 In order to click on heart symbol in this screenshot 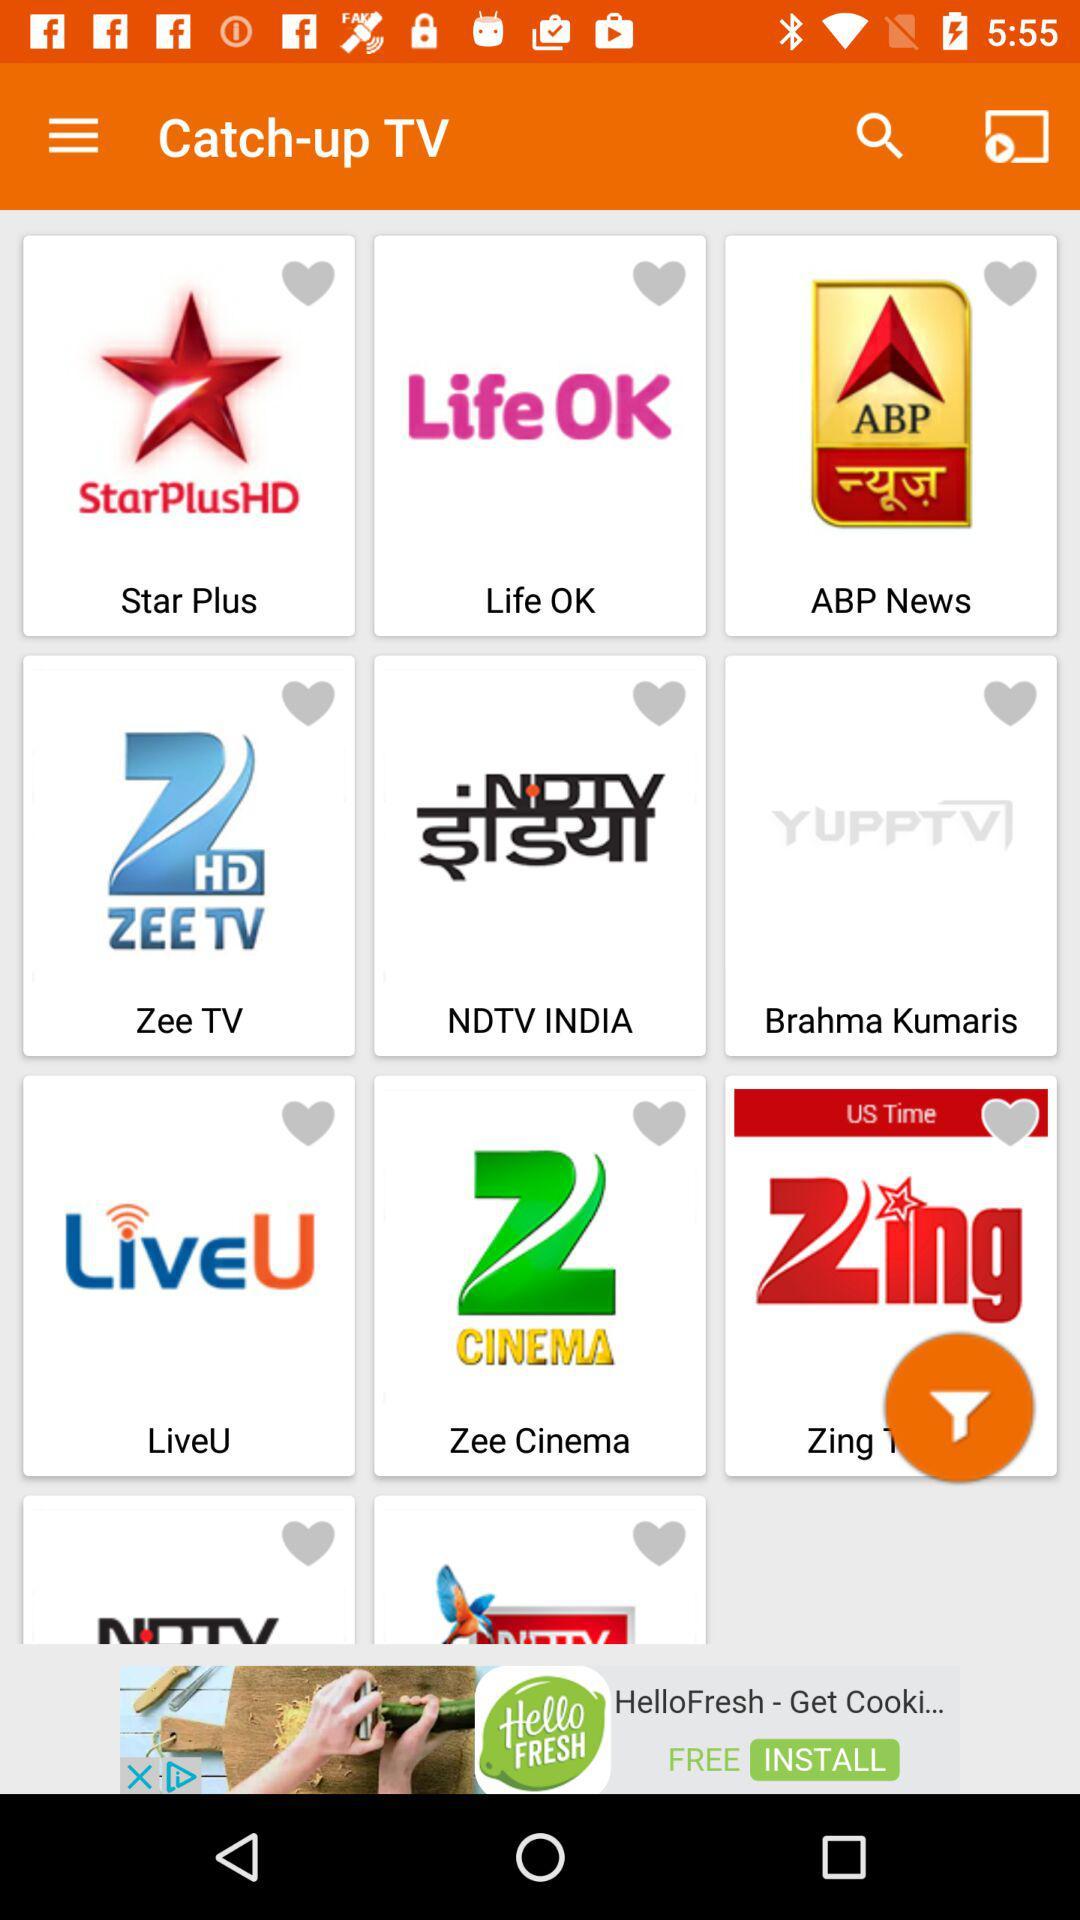, I will do `click(1010, 1122)`.